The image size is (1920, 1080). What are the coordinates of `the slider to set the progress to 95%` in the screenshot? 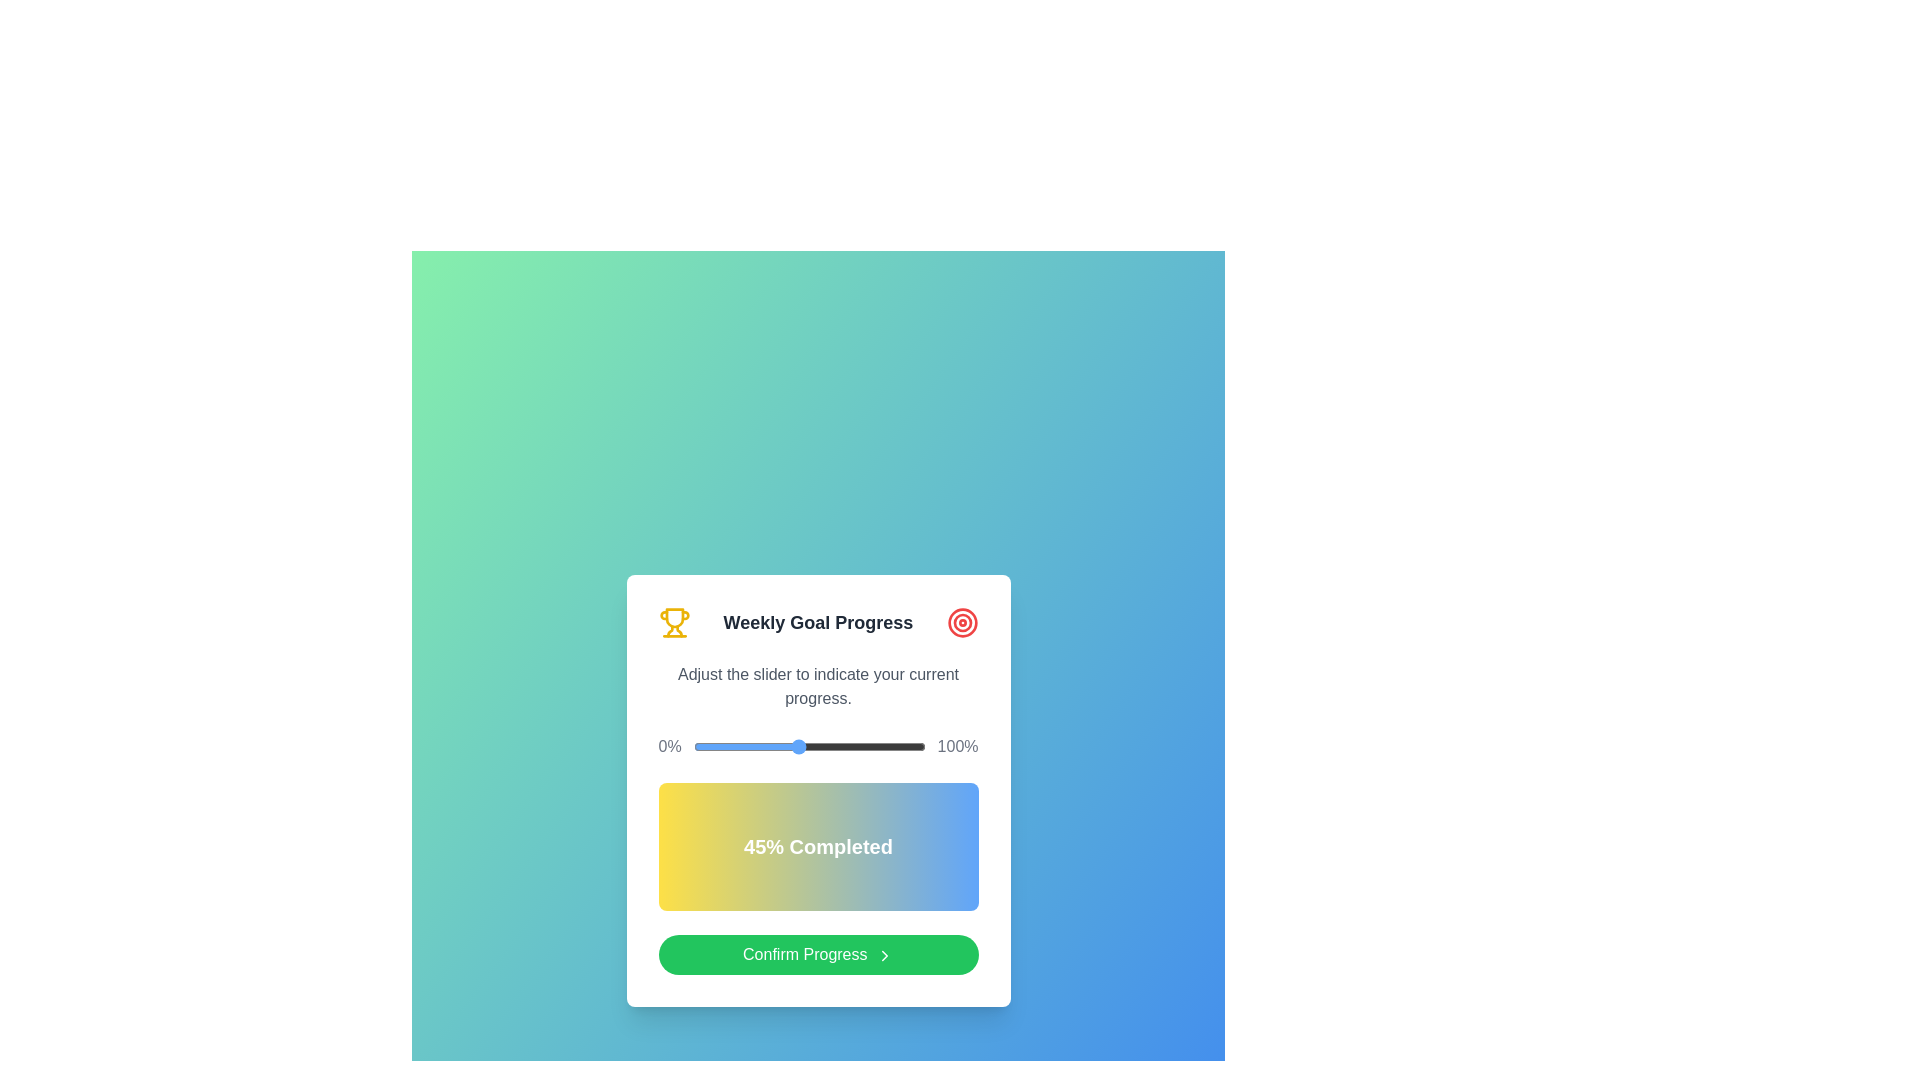 It's located at (912, 747).